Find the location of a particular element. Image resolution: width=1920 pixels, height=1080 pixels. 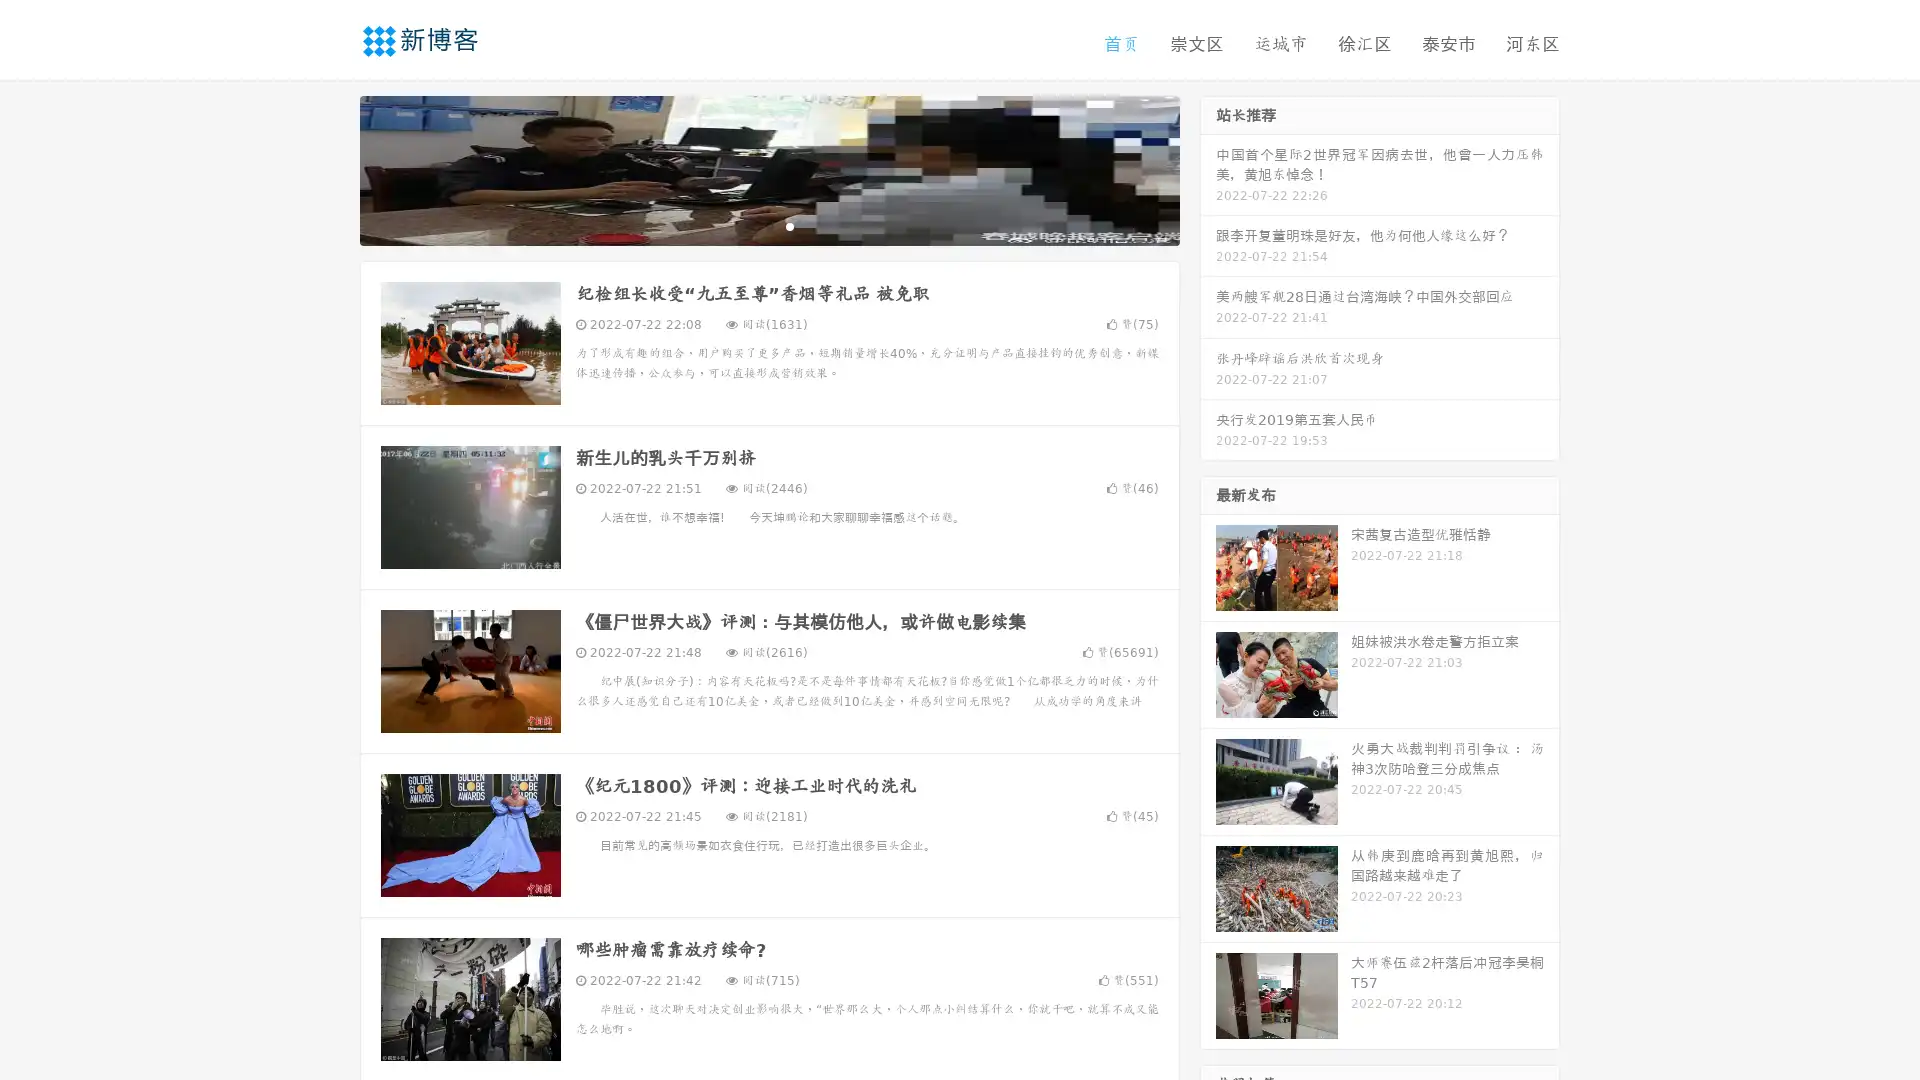

Next slide is located at coordinates (1208, 168).